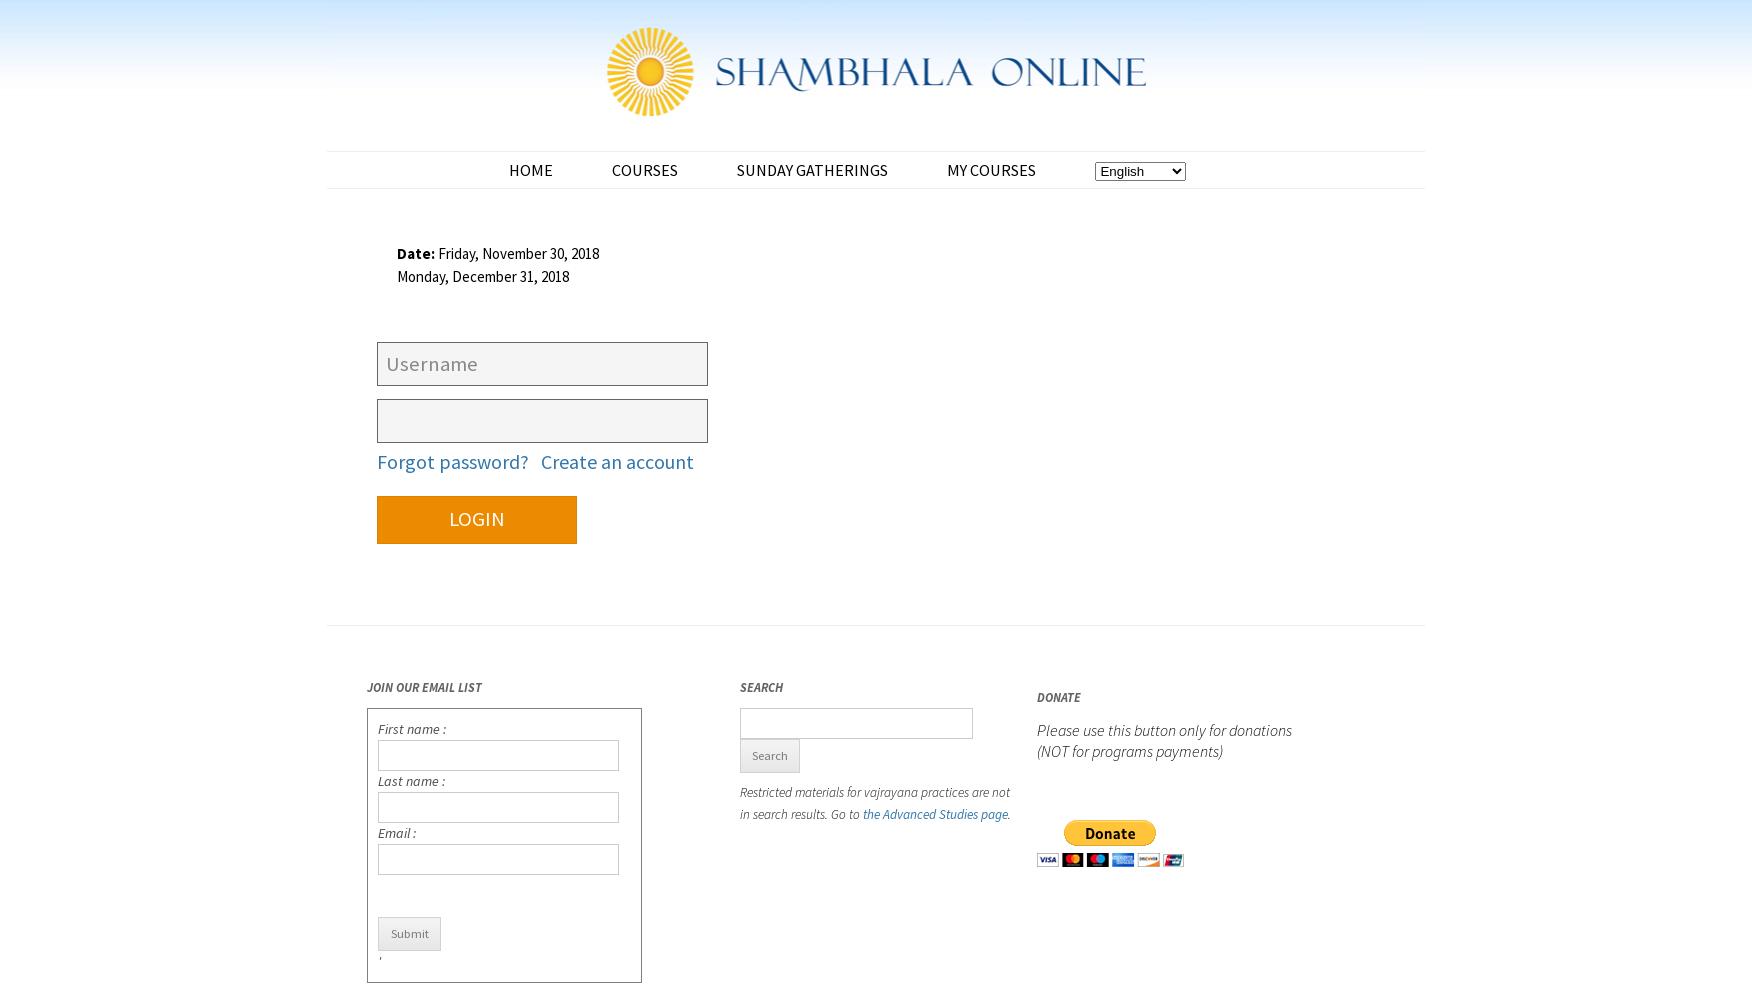 This screenshot has width=1752, height=1000. Describe the element at coordinates (411, 727) in the screenshot. I see `'First name :'` at that location.